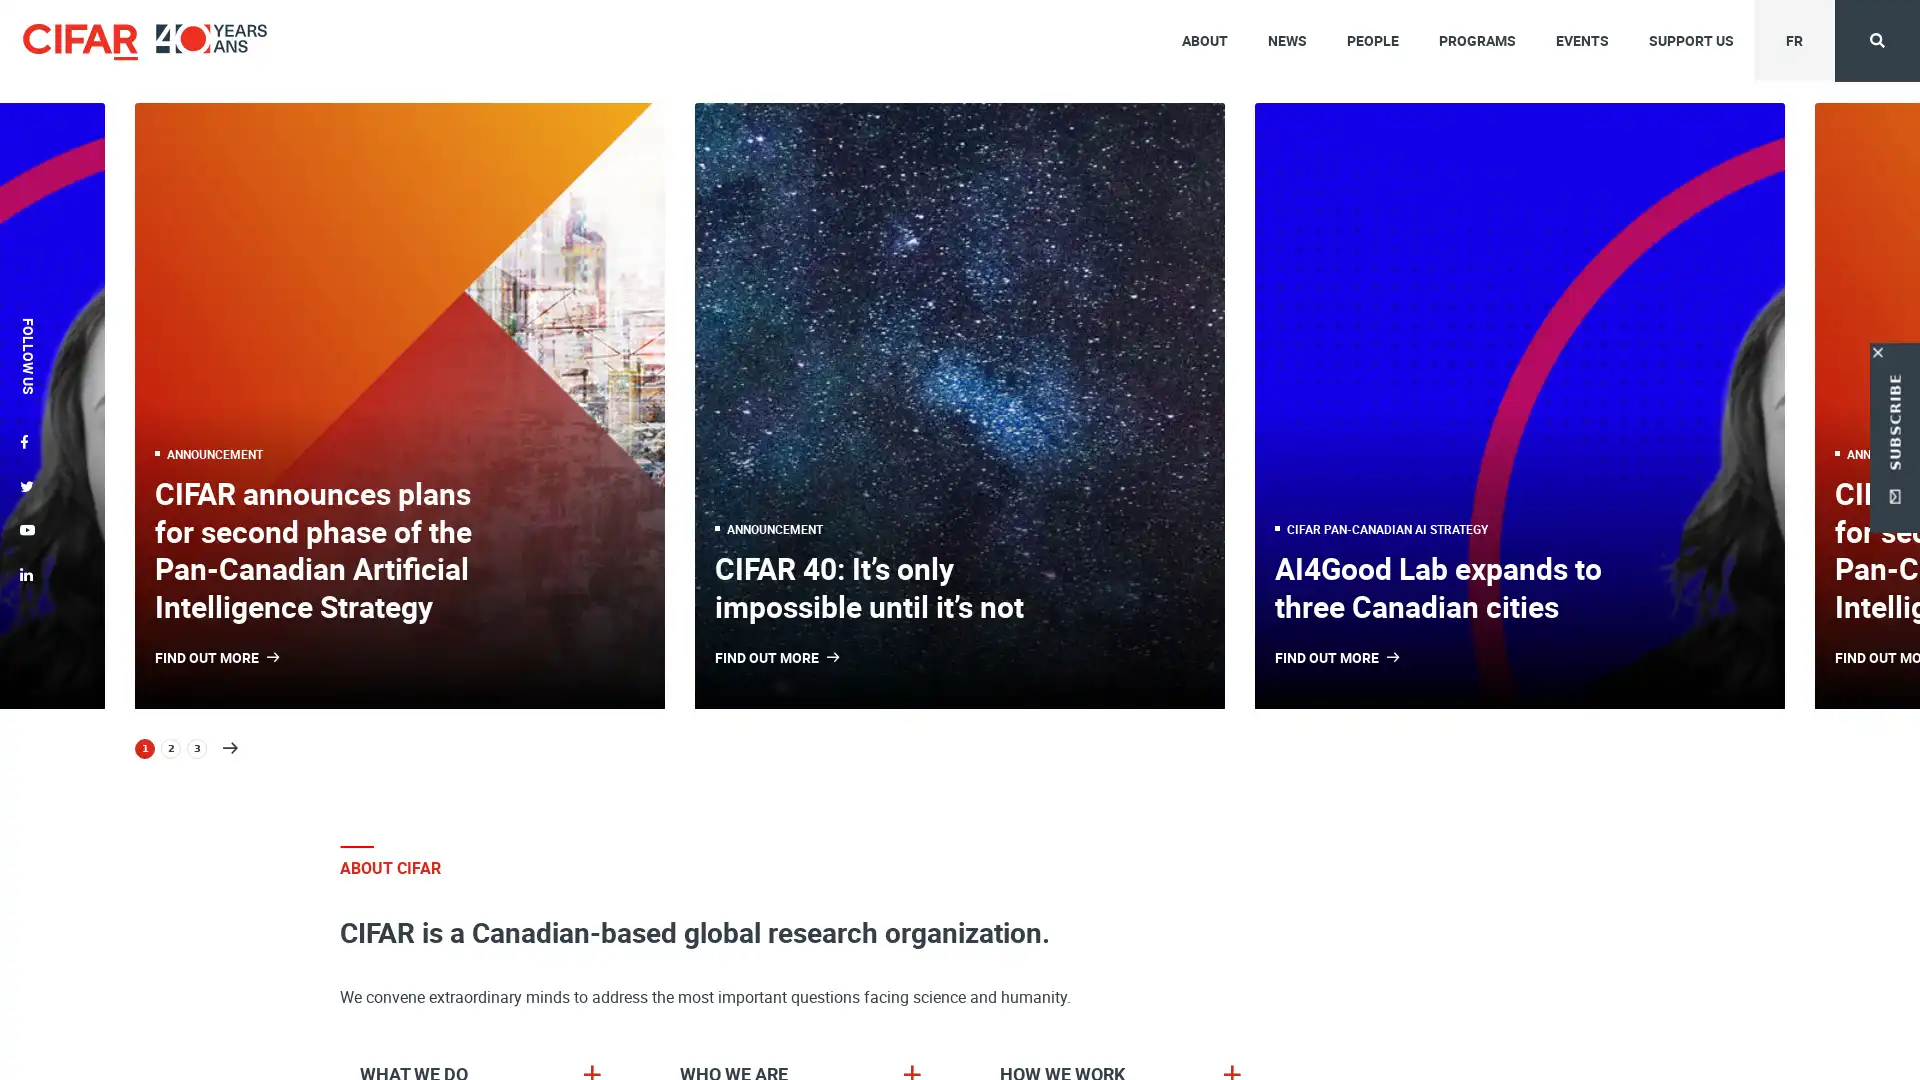 Image resolution: width=1920 pixels, height=1080 pixels. I want to click on Hide the subscribe button, so click(1879, 346).